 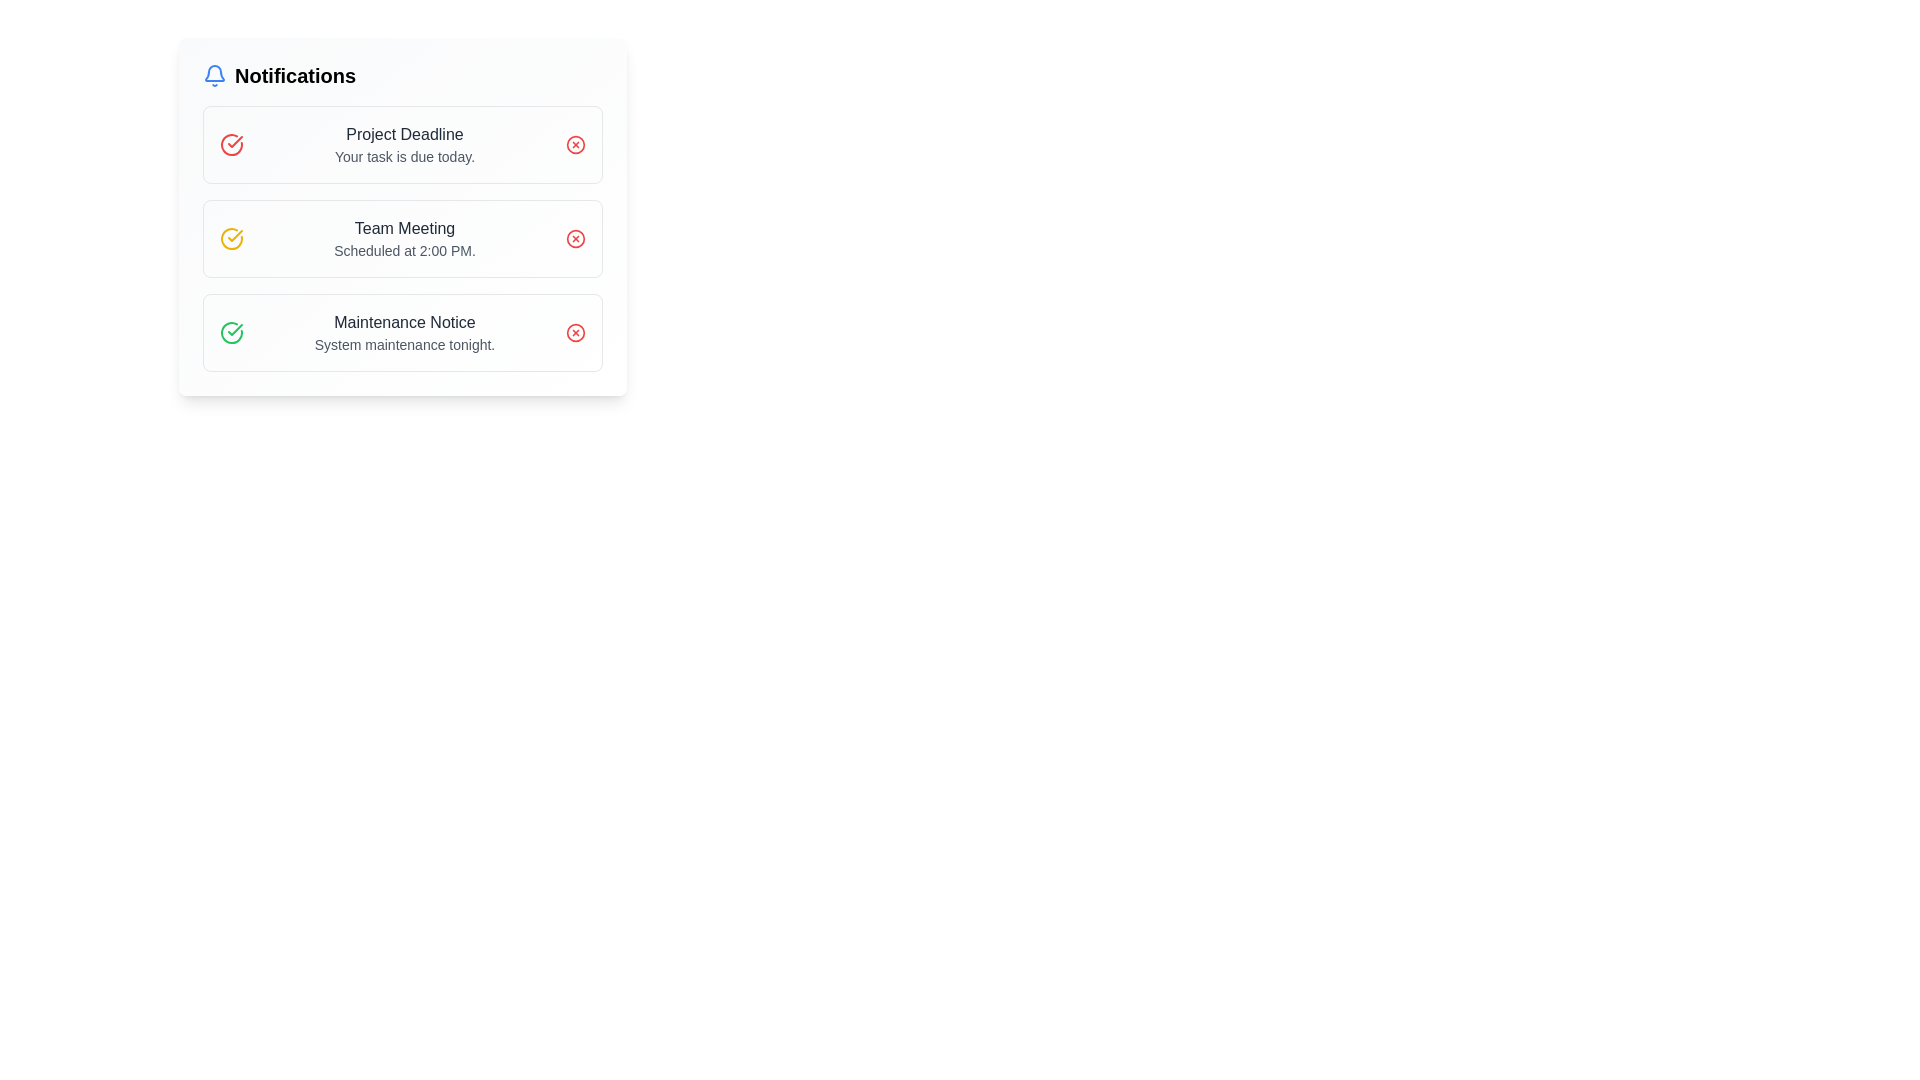 What do you see at coordinates (403, 156) in the screenshot?
I see `the text element that reads 'Your task is due today.' which is positioned directly beneath the 'Project Deadline' text in the notification card` at bounding box center [403, 156].